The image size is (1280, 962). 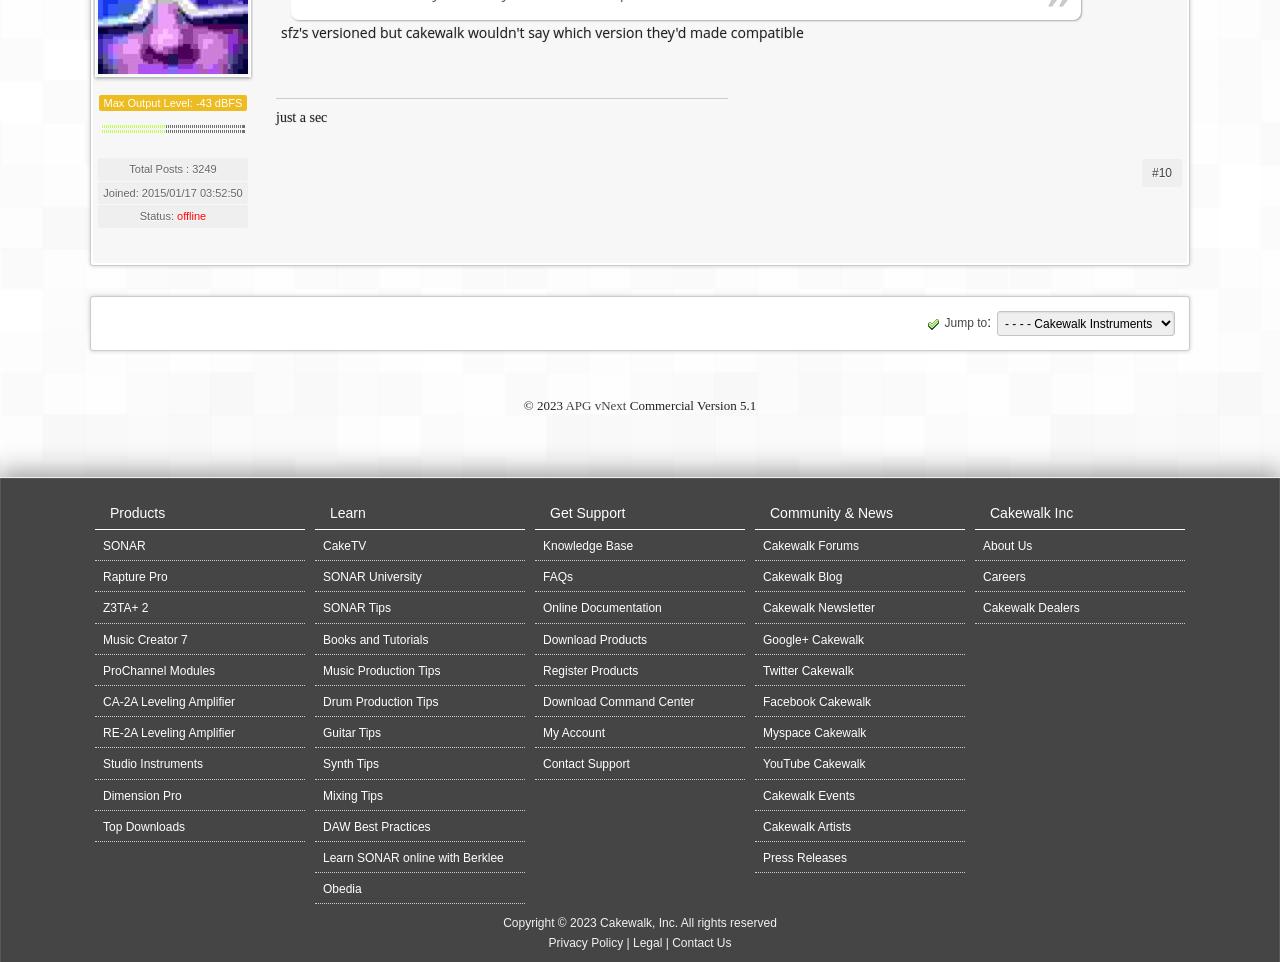 I want to click on 'Learn', so click(x=347, y=510).